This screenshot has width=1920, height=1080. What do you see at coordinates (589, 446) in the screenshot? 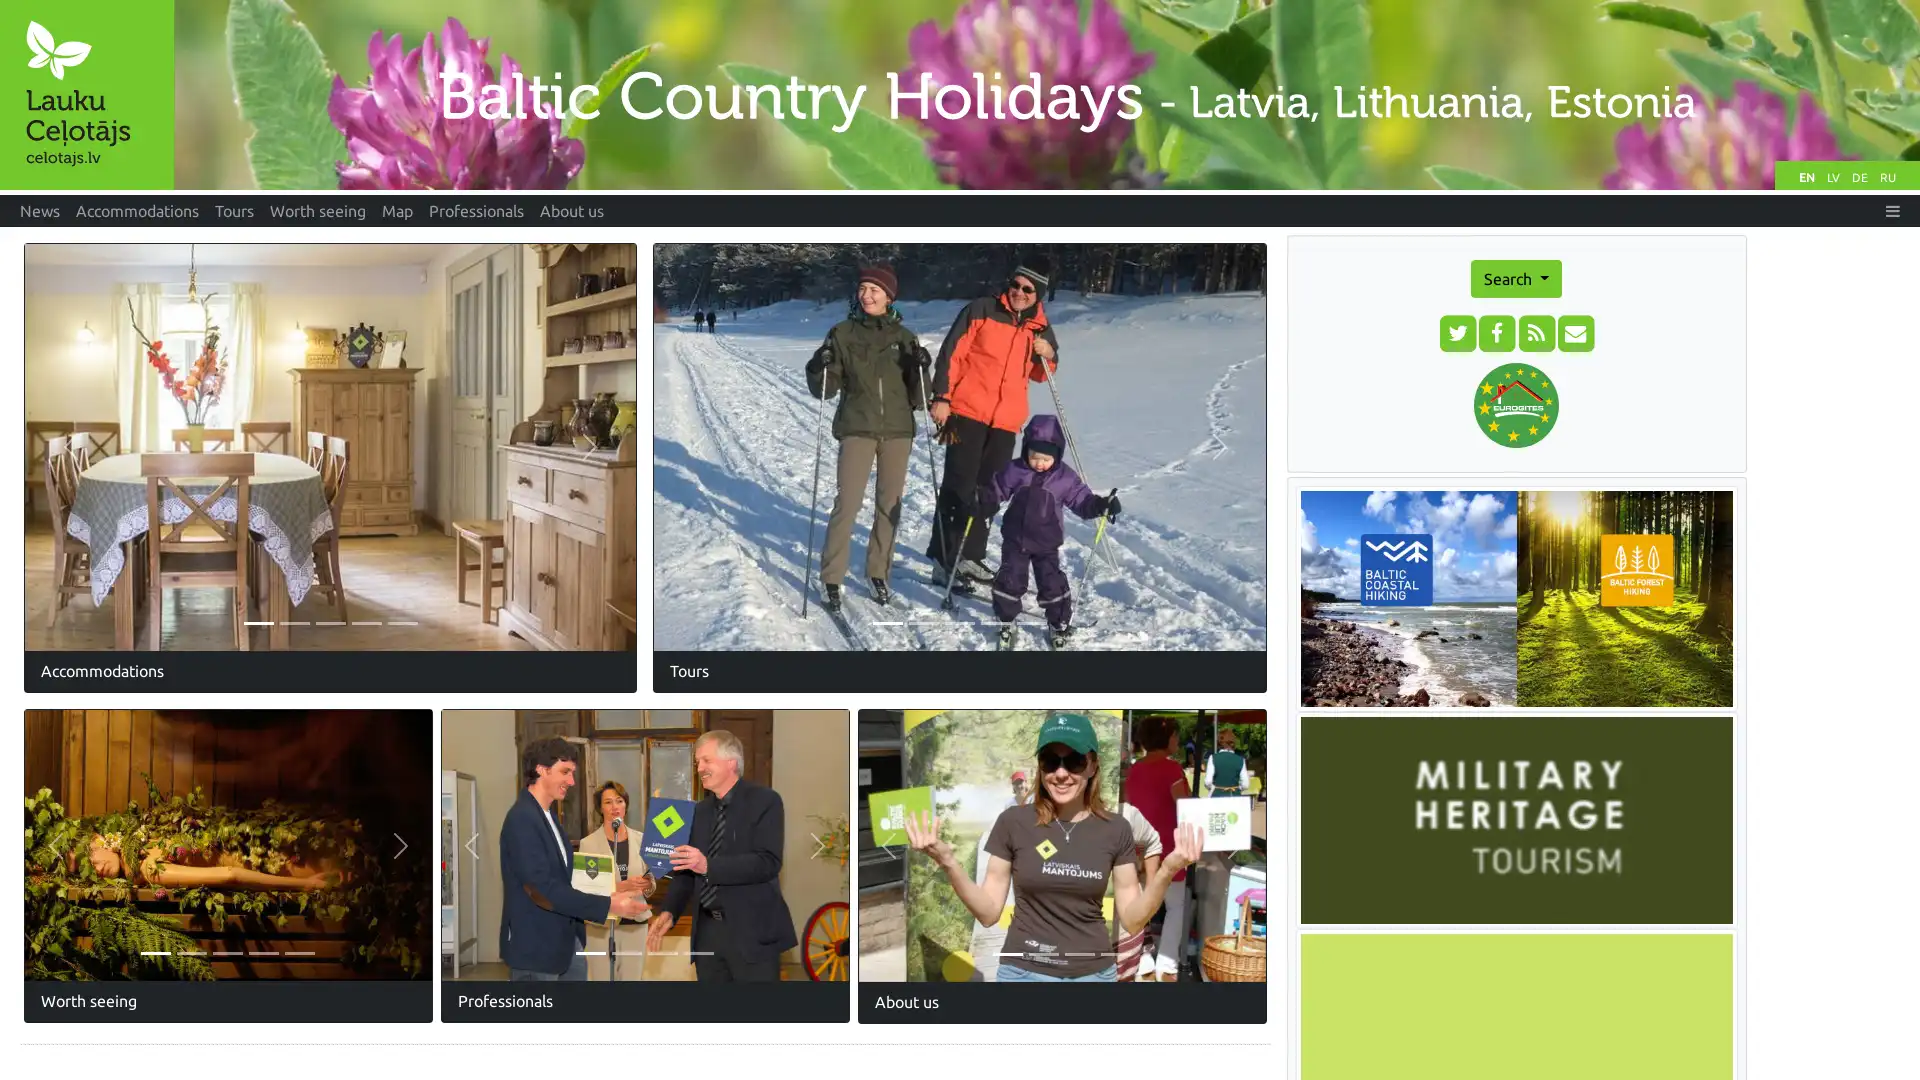
I see `Next` at bounding box center [589, 446].